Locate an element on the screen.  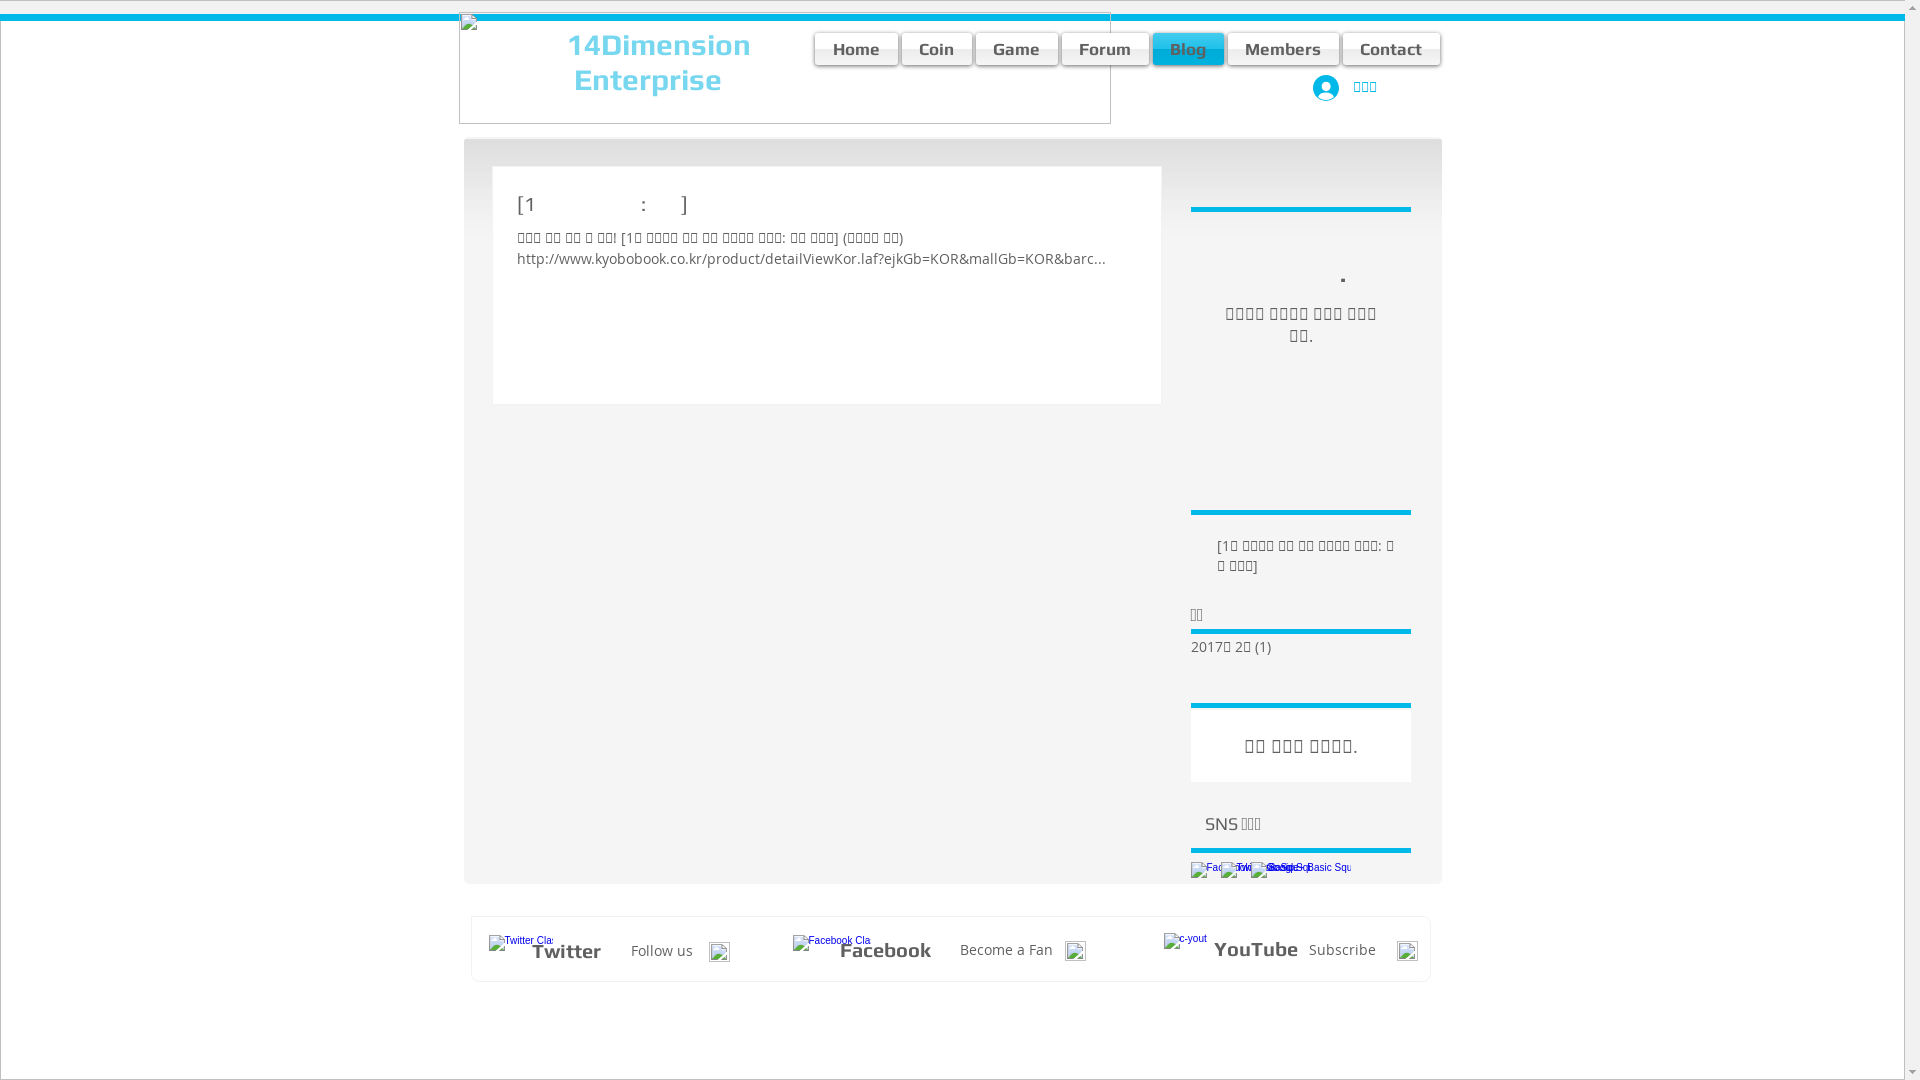
'Blog' is located at coordinates (1150, 48).